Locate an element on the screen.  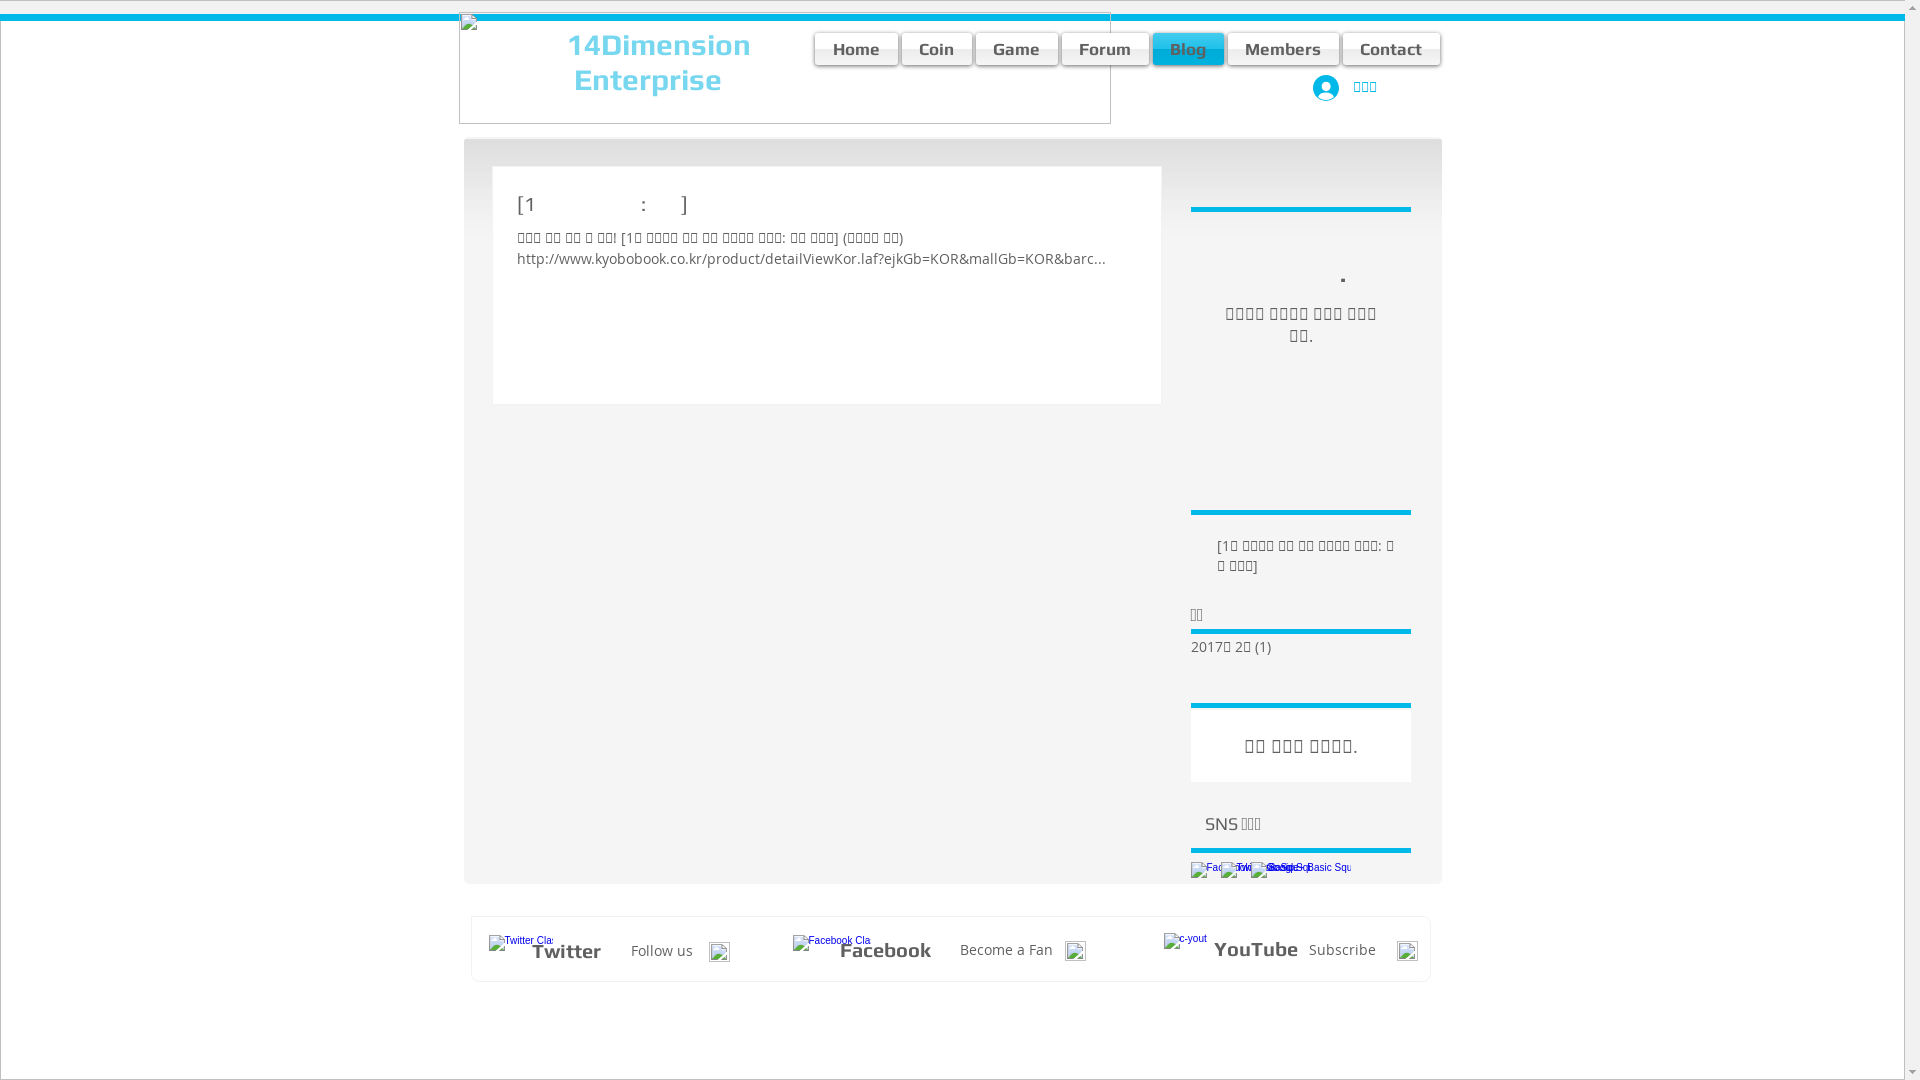
'Blog' is located at coordinates (1150, 48).